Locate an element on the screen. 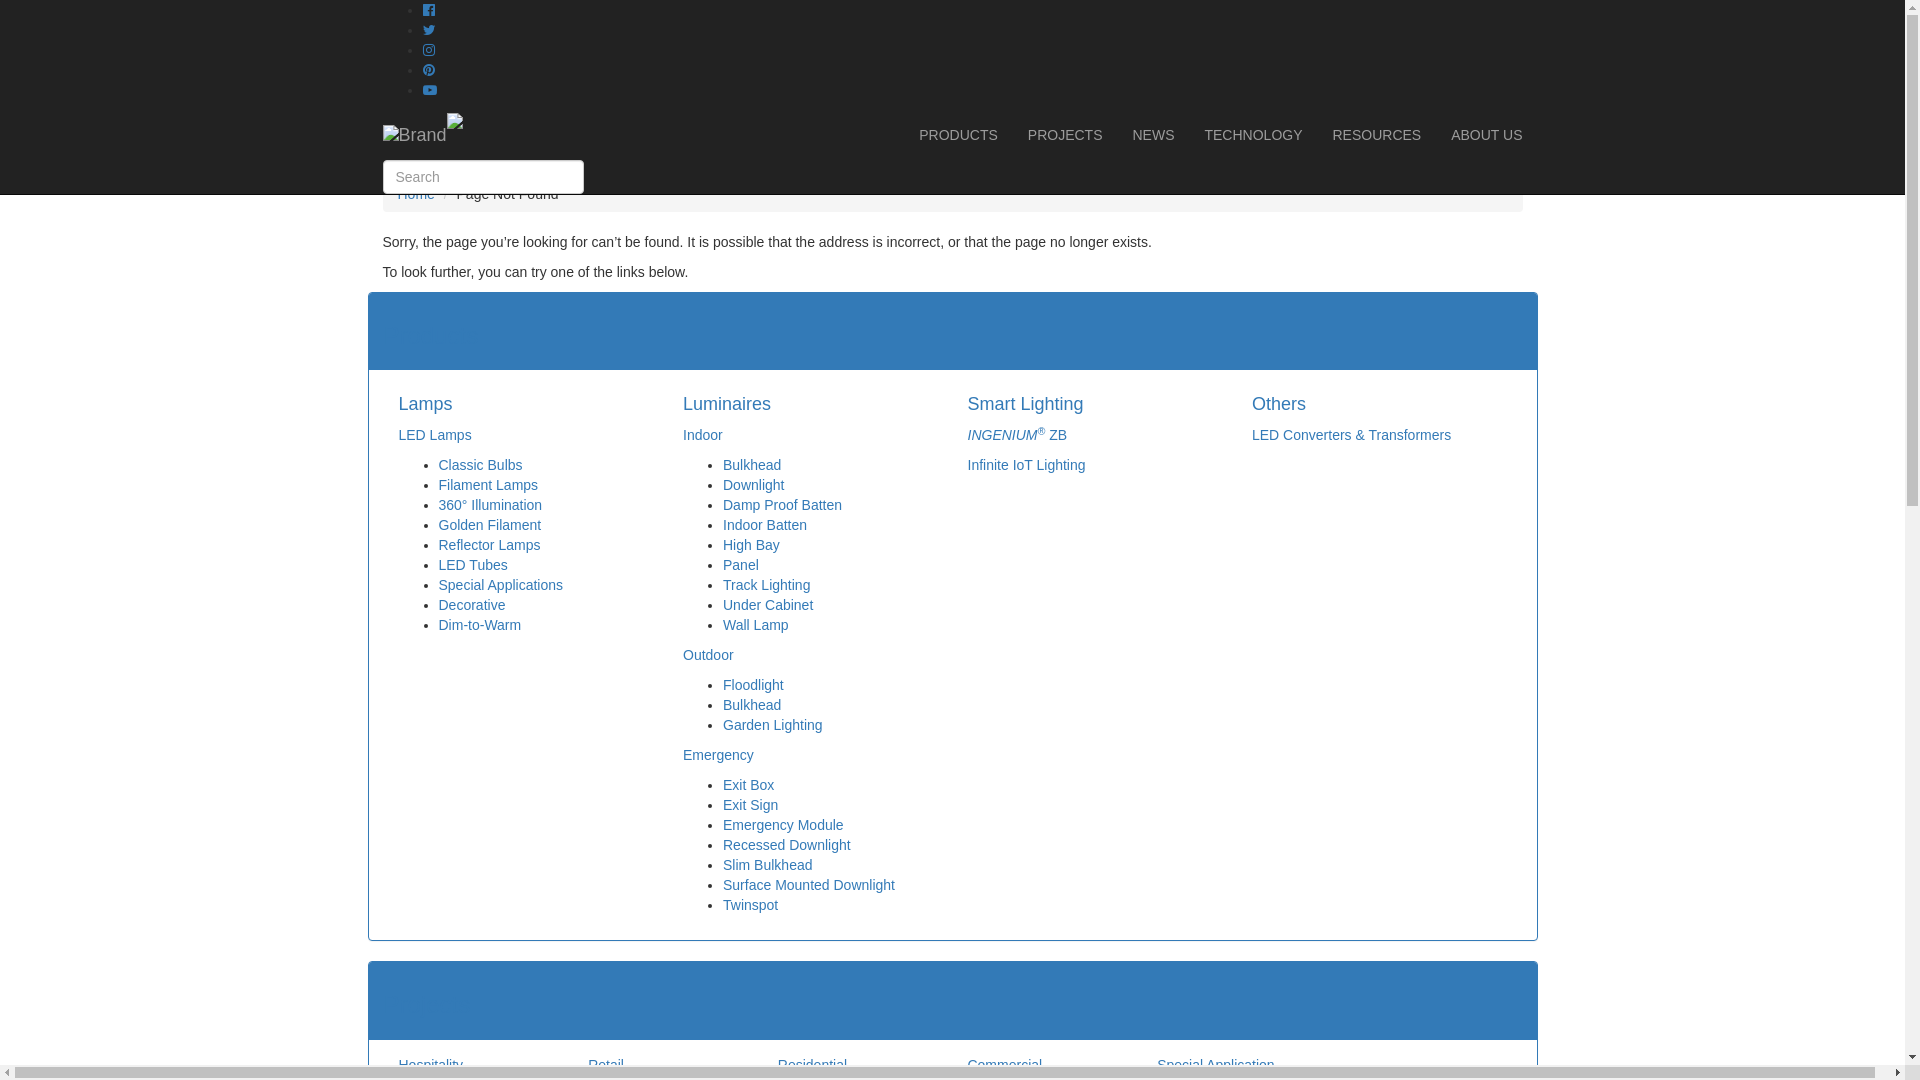 The image size is (1920, 1080). 'Wall Lamp' is located at coordinates (755, 623).